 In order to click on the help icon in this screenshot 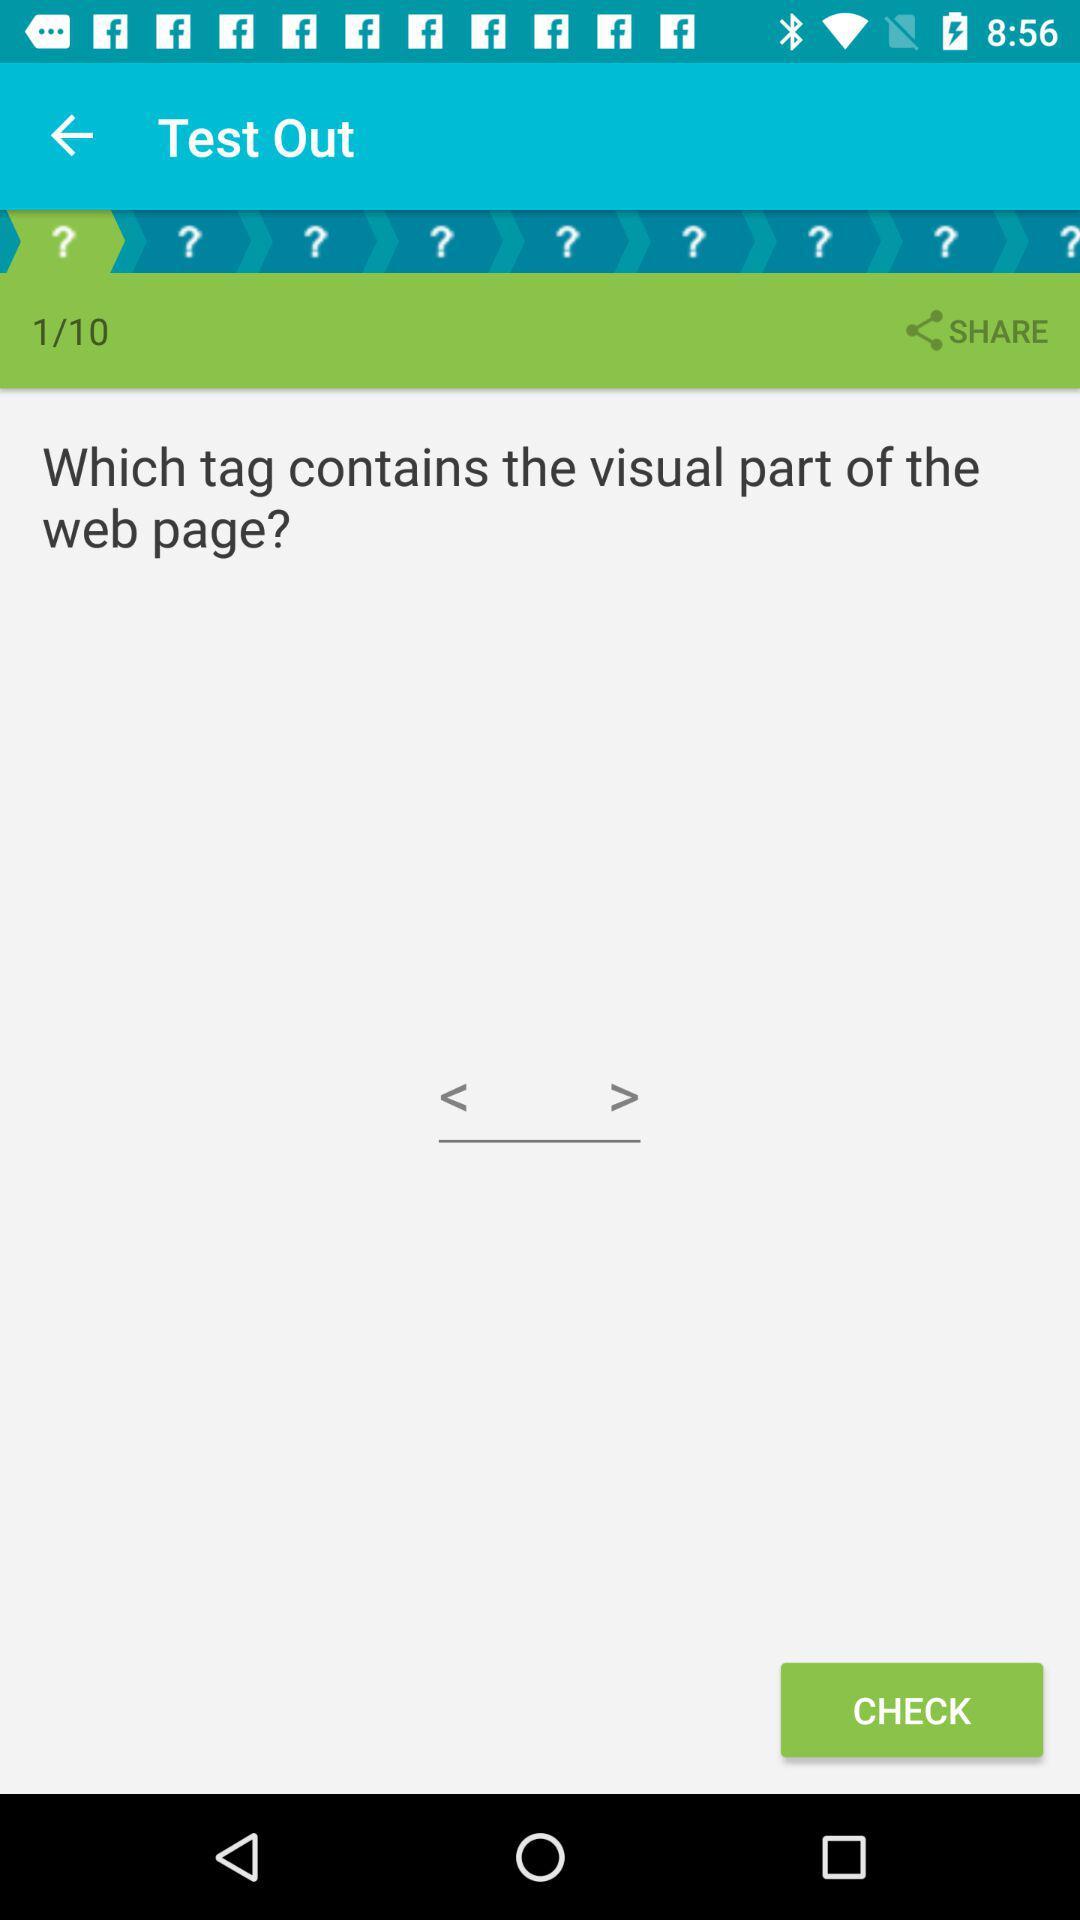, I will do `click(567, 240)`.